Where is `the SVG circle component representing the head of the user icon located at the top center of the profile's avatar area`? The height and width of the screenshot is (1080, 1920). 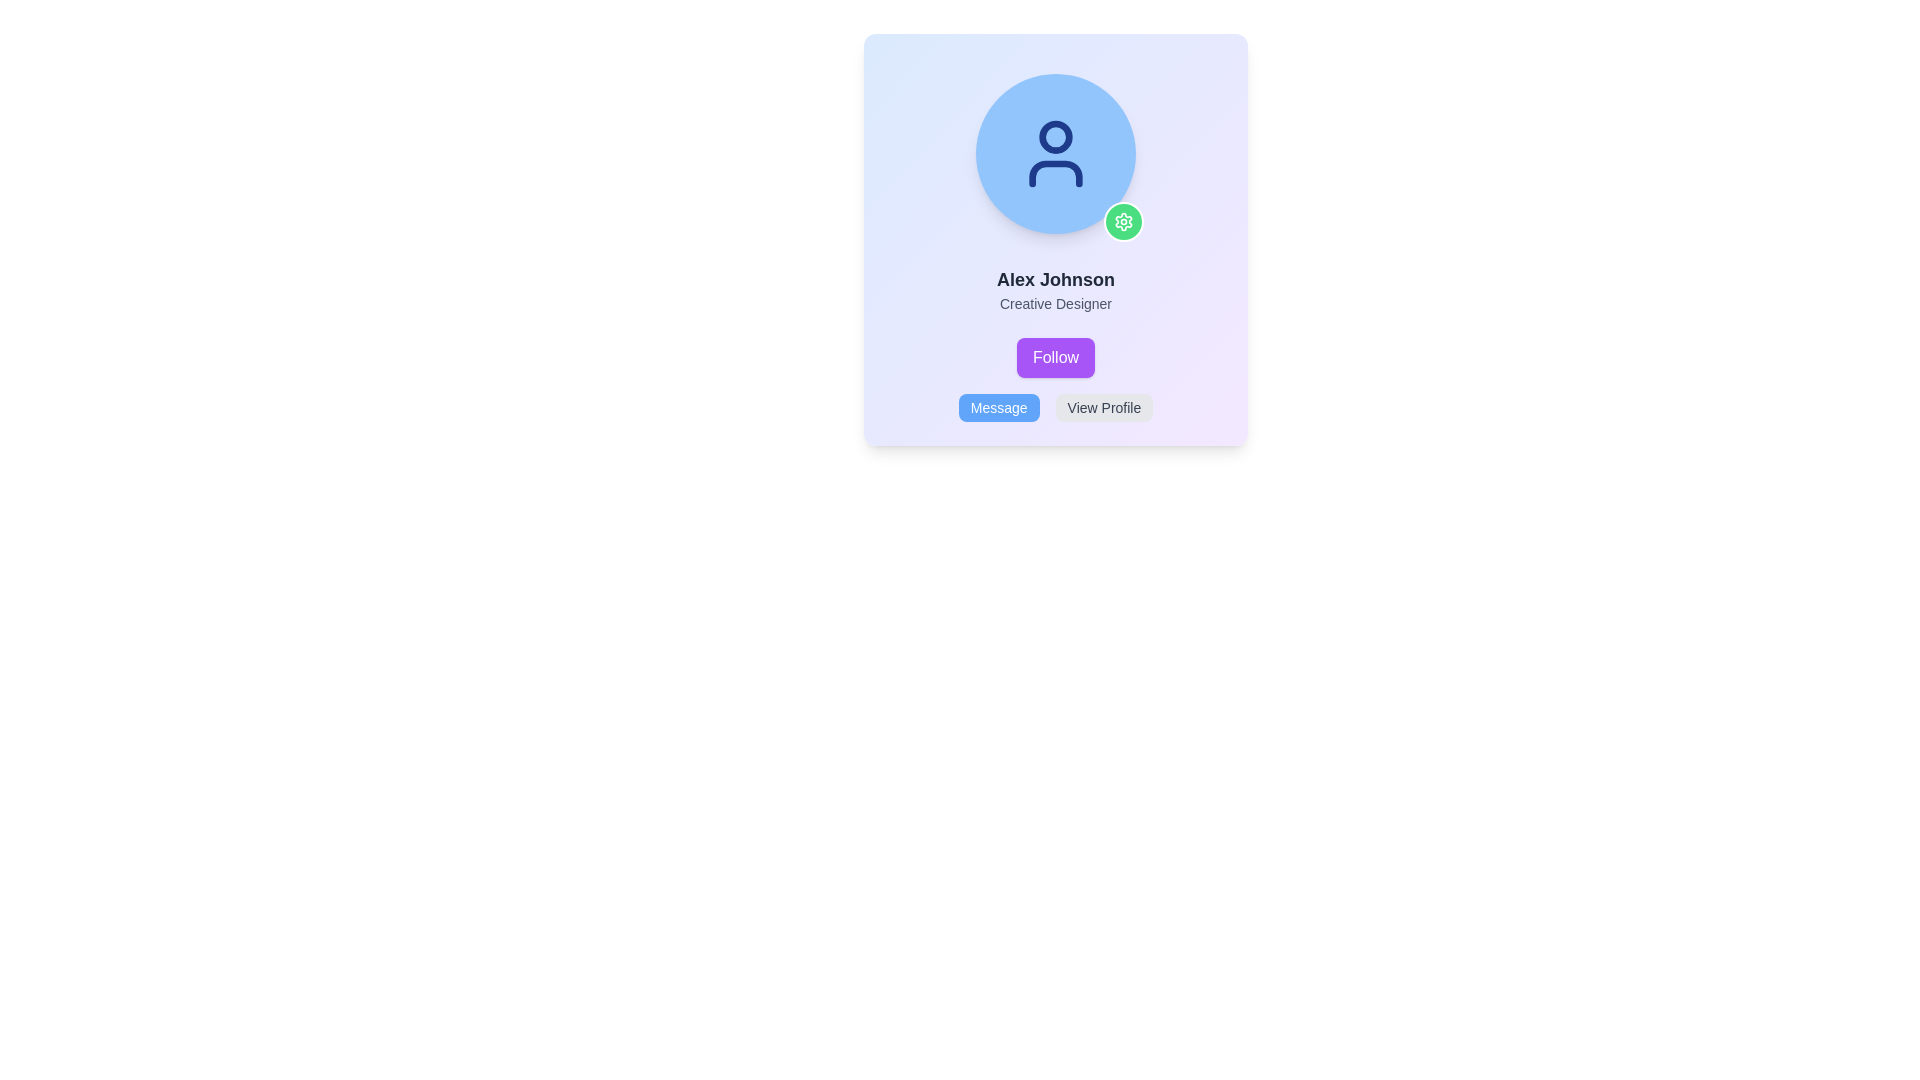 the SVG circle component representing the head of the user icon located at the top center of the profile's avatar area is located at coordinates (1055, 136).